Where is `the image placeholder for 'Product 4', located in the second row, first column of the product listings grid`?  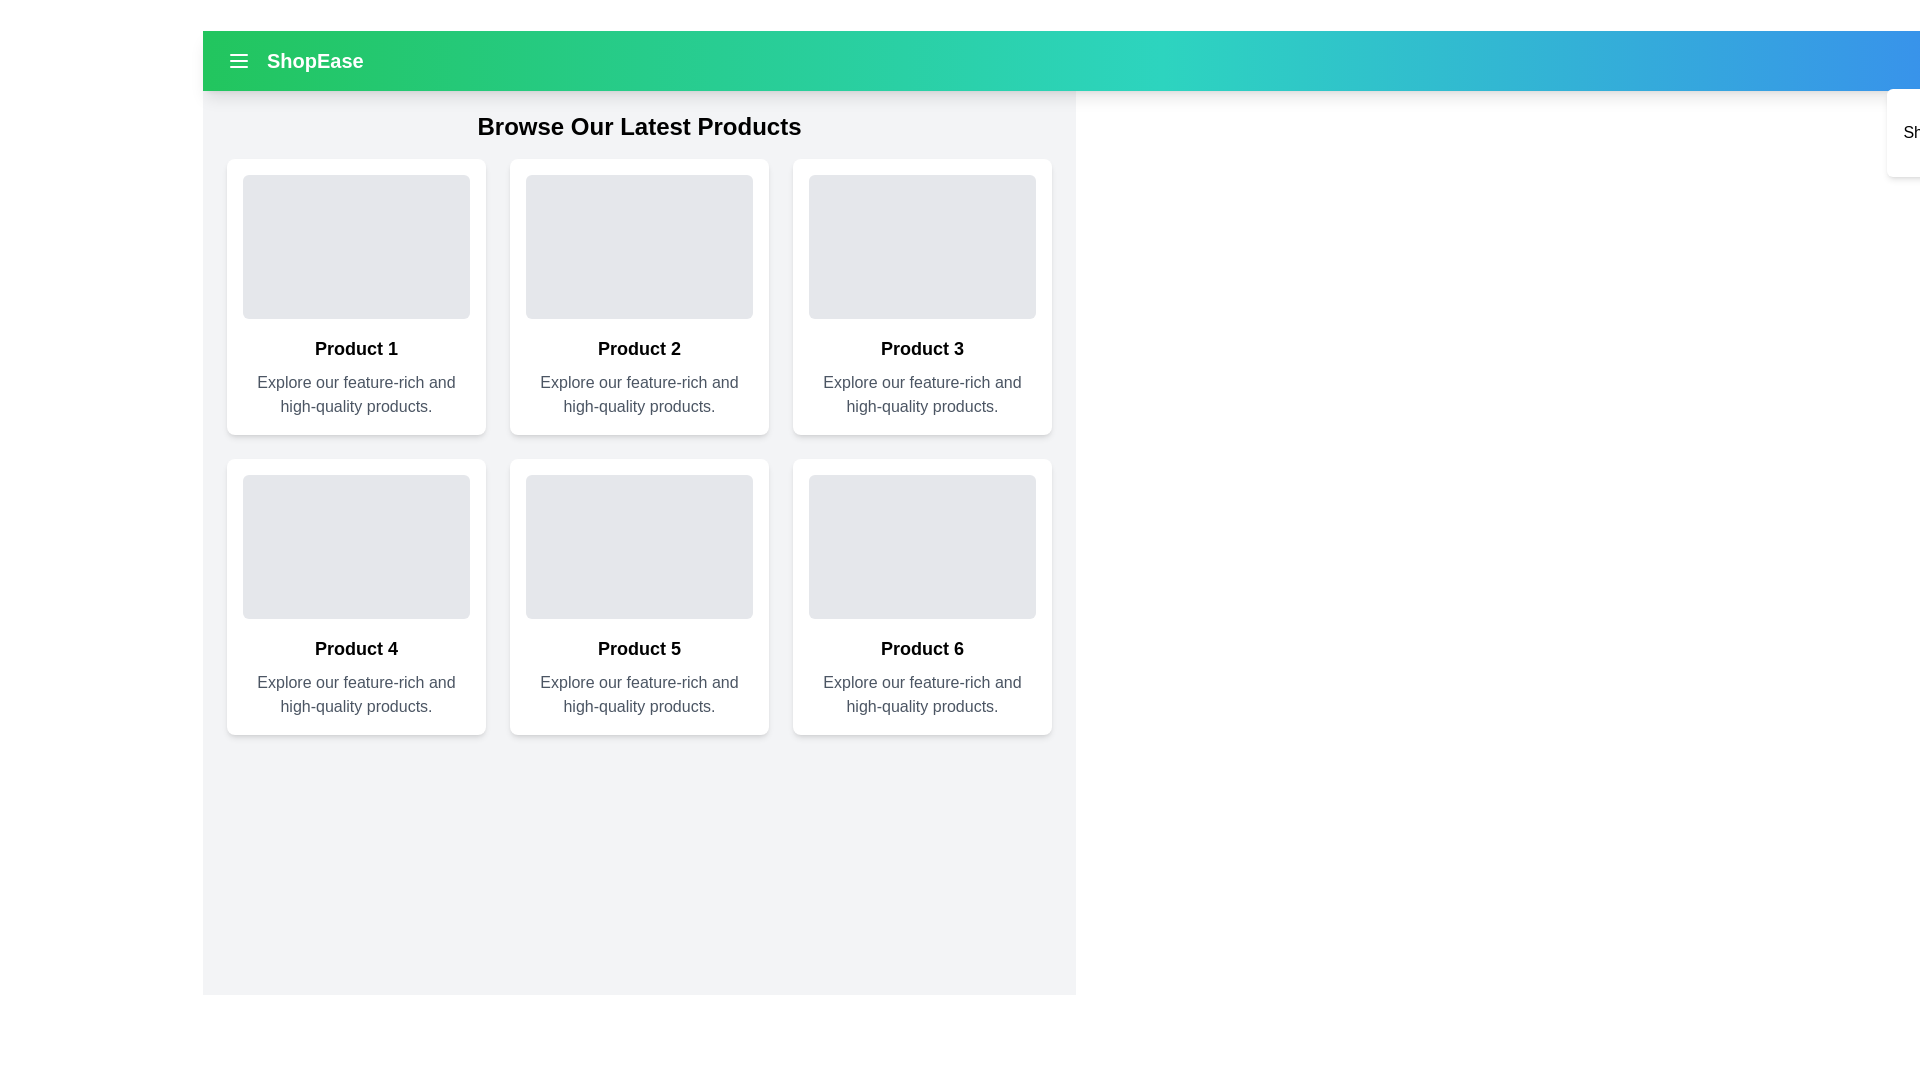
the image placeholder for 'Product 4', located in the second row, first column of the product listings grid is located at coordinates (356, 547).